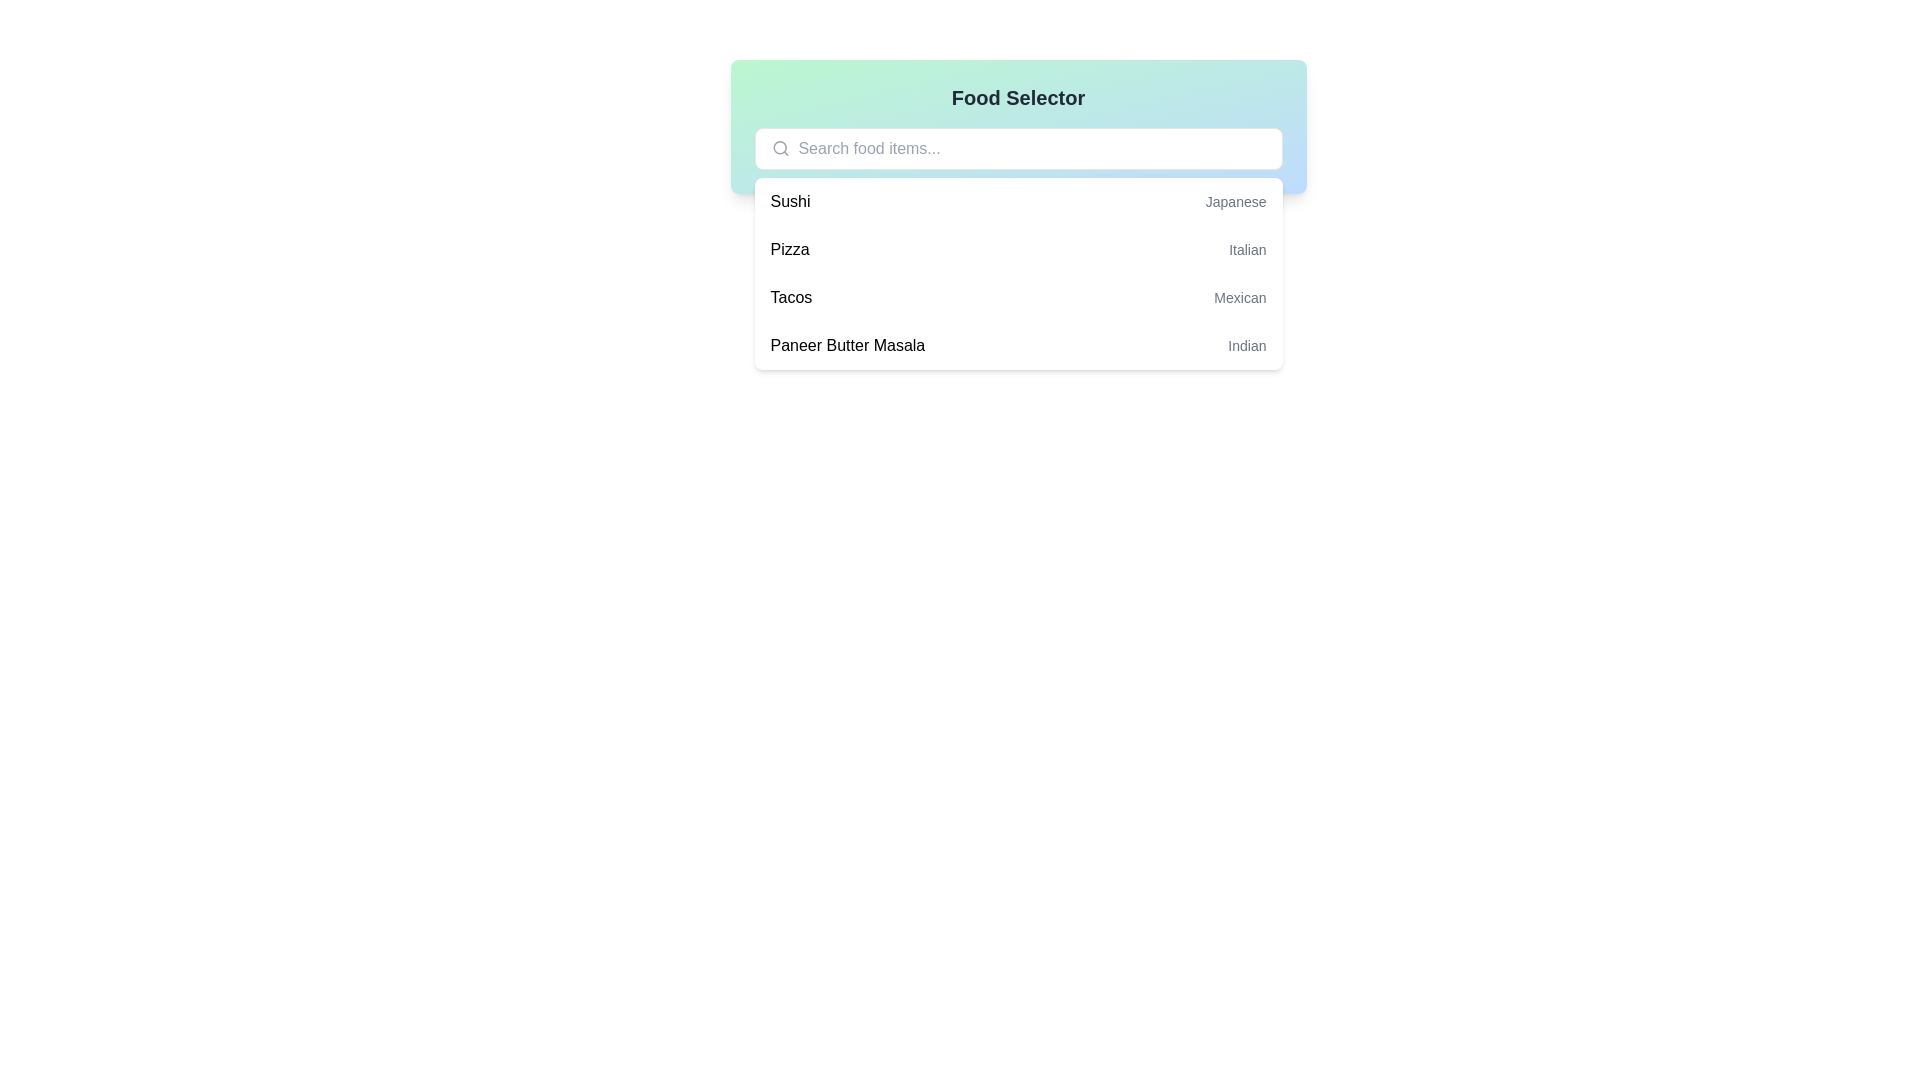 The height and width of the screenshot is (1080, 1920). What do you see at coordinates (1018, 297) in the screenshot?
I see `the third list item in the dropdown menu that displays a food item and its category` at bounding box center [1018, 297].